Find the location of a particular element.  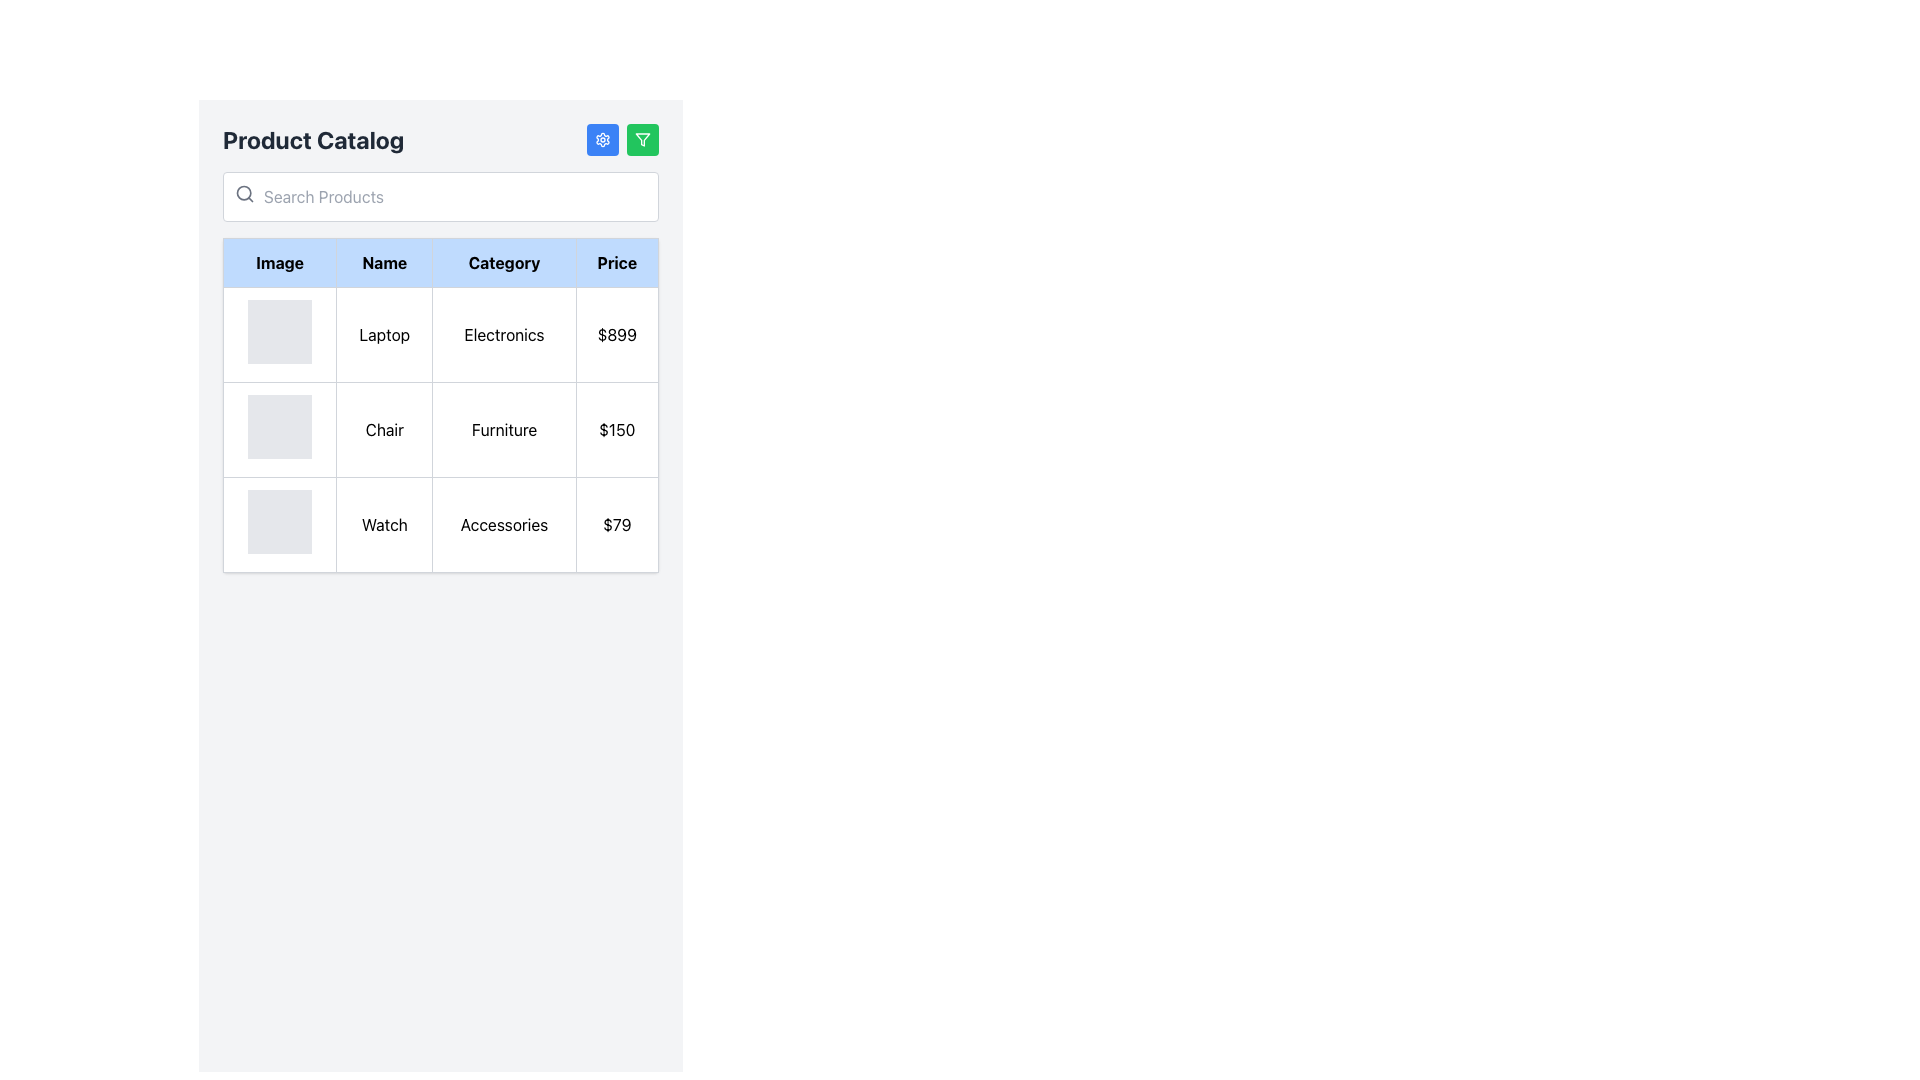

the header cell with a light blue background and black bold text reading 'Price', located in the last column of the table header is located at coordinates (616, 261).